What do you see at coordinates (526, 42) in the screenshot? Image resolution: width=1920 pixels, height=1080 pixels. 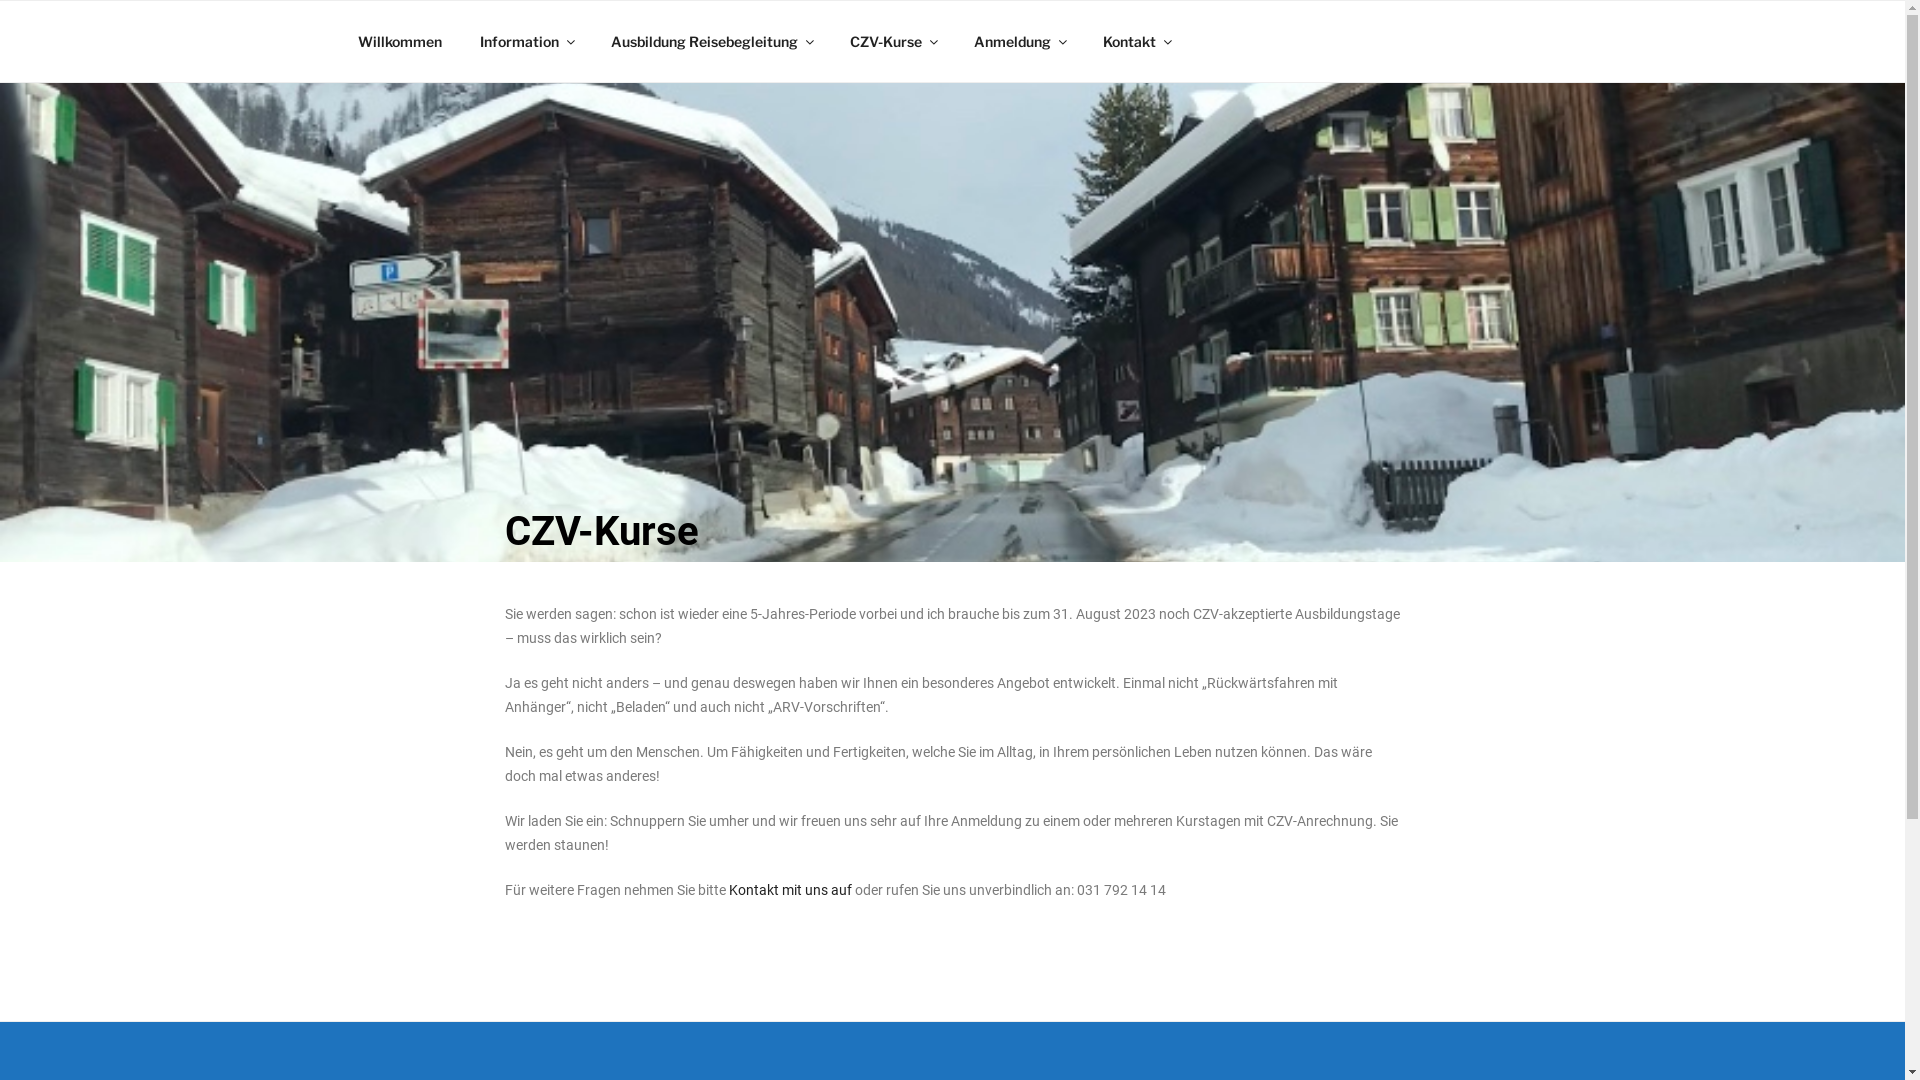 I see `'Information'` at bounding box center [526, 42].